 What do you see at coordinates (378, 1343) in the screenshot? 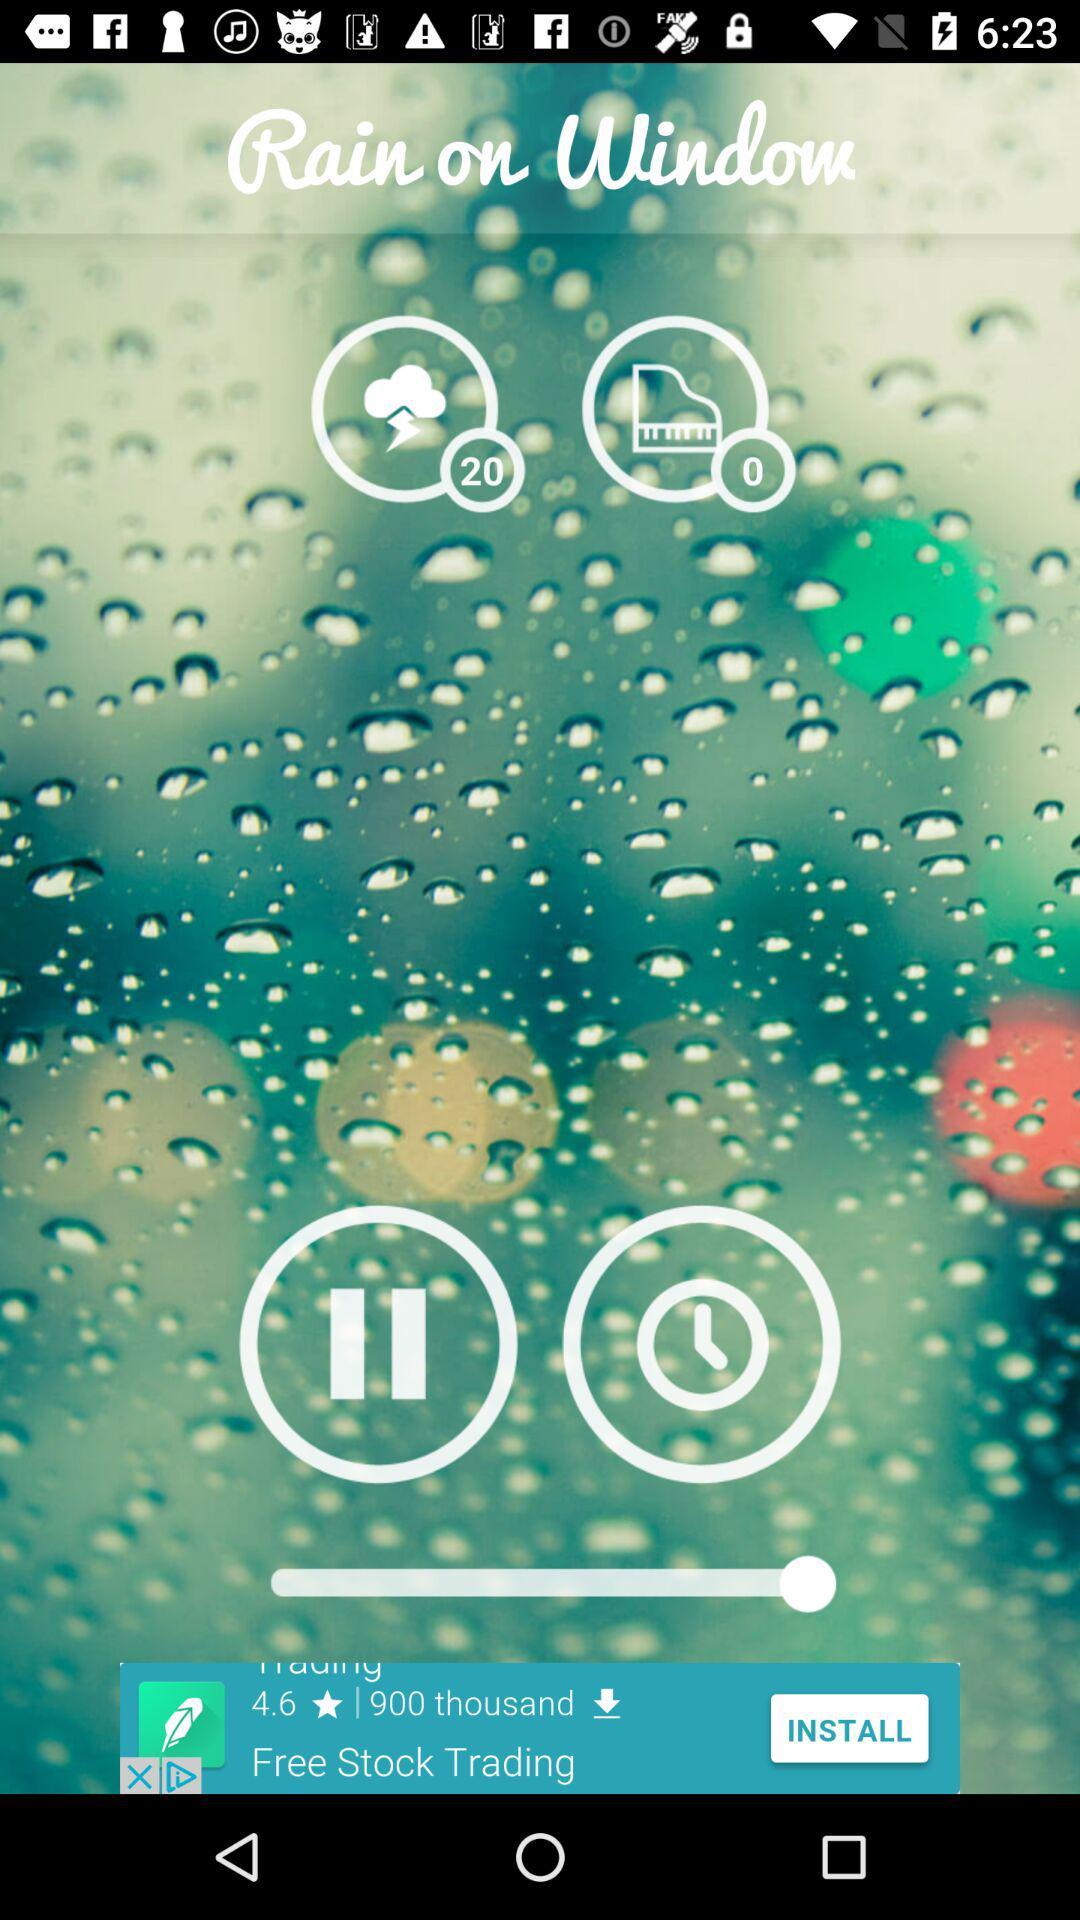
I see `the audio` at bounding box center [378, 1343].